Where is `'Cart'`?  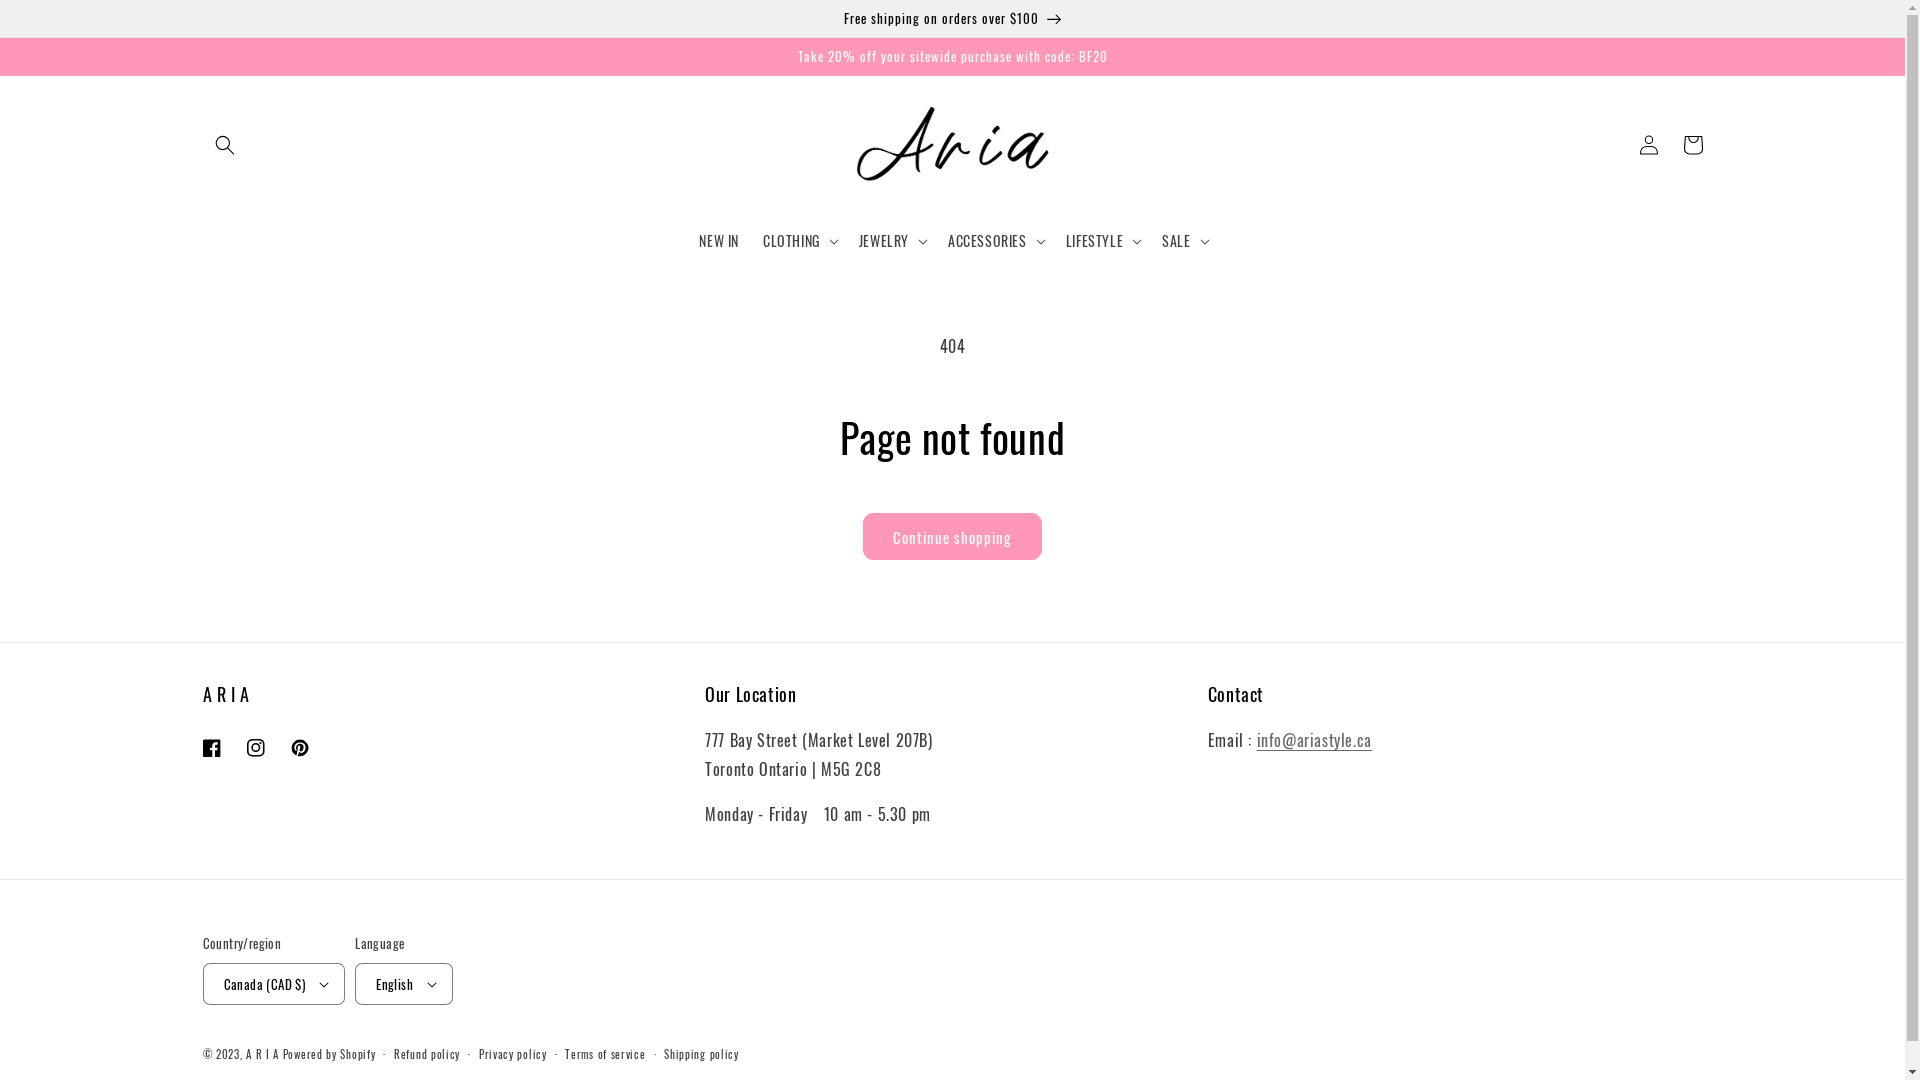 'Cart' is located at coordinates (1690, 144).